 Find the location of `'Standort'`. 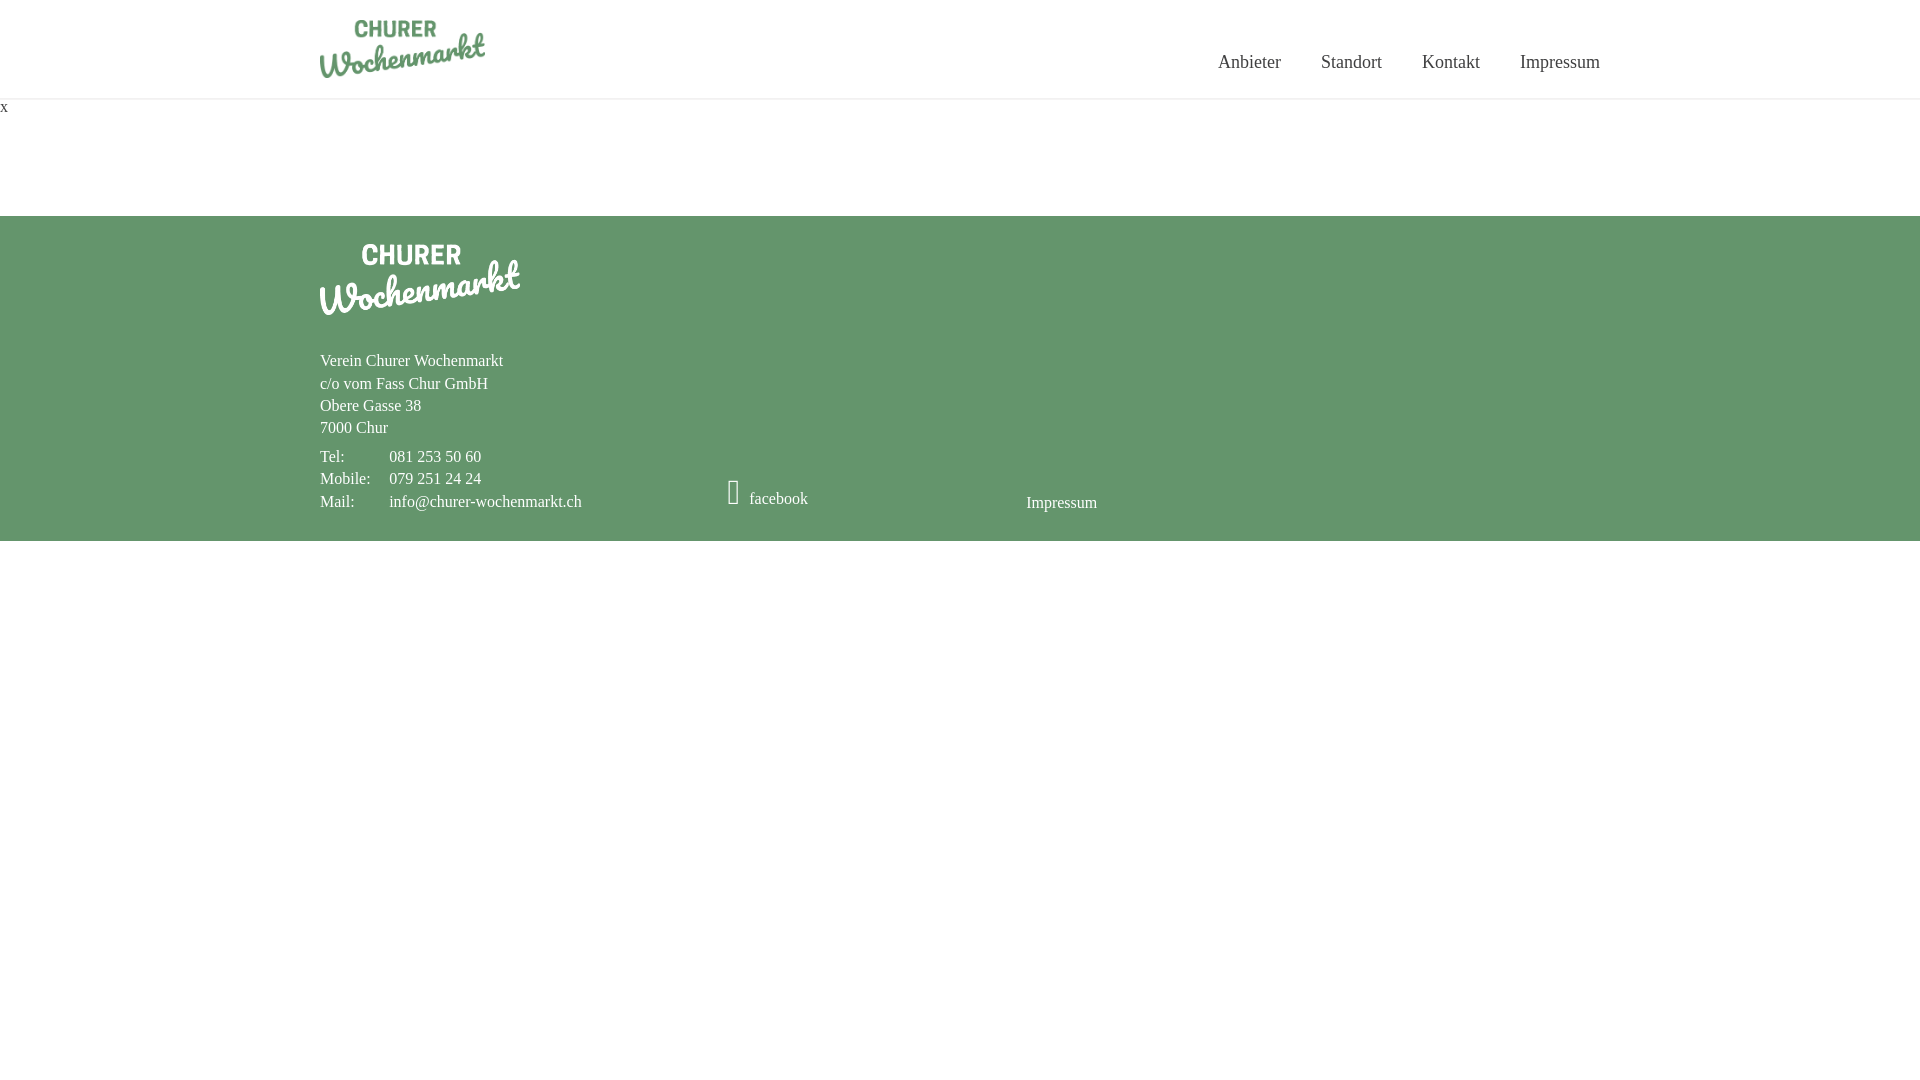

'Standort' is located at coordinates (1351, 61).